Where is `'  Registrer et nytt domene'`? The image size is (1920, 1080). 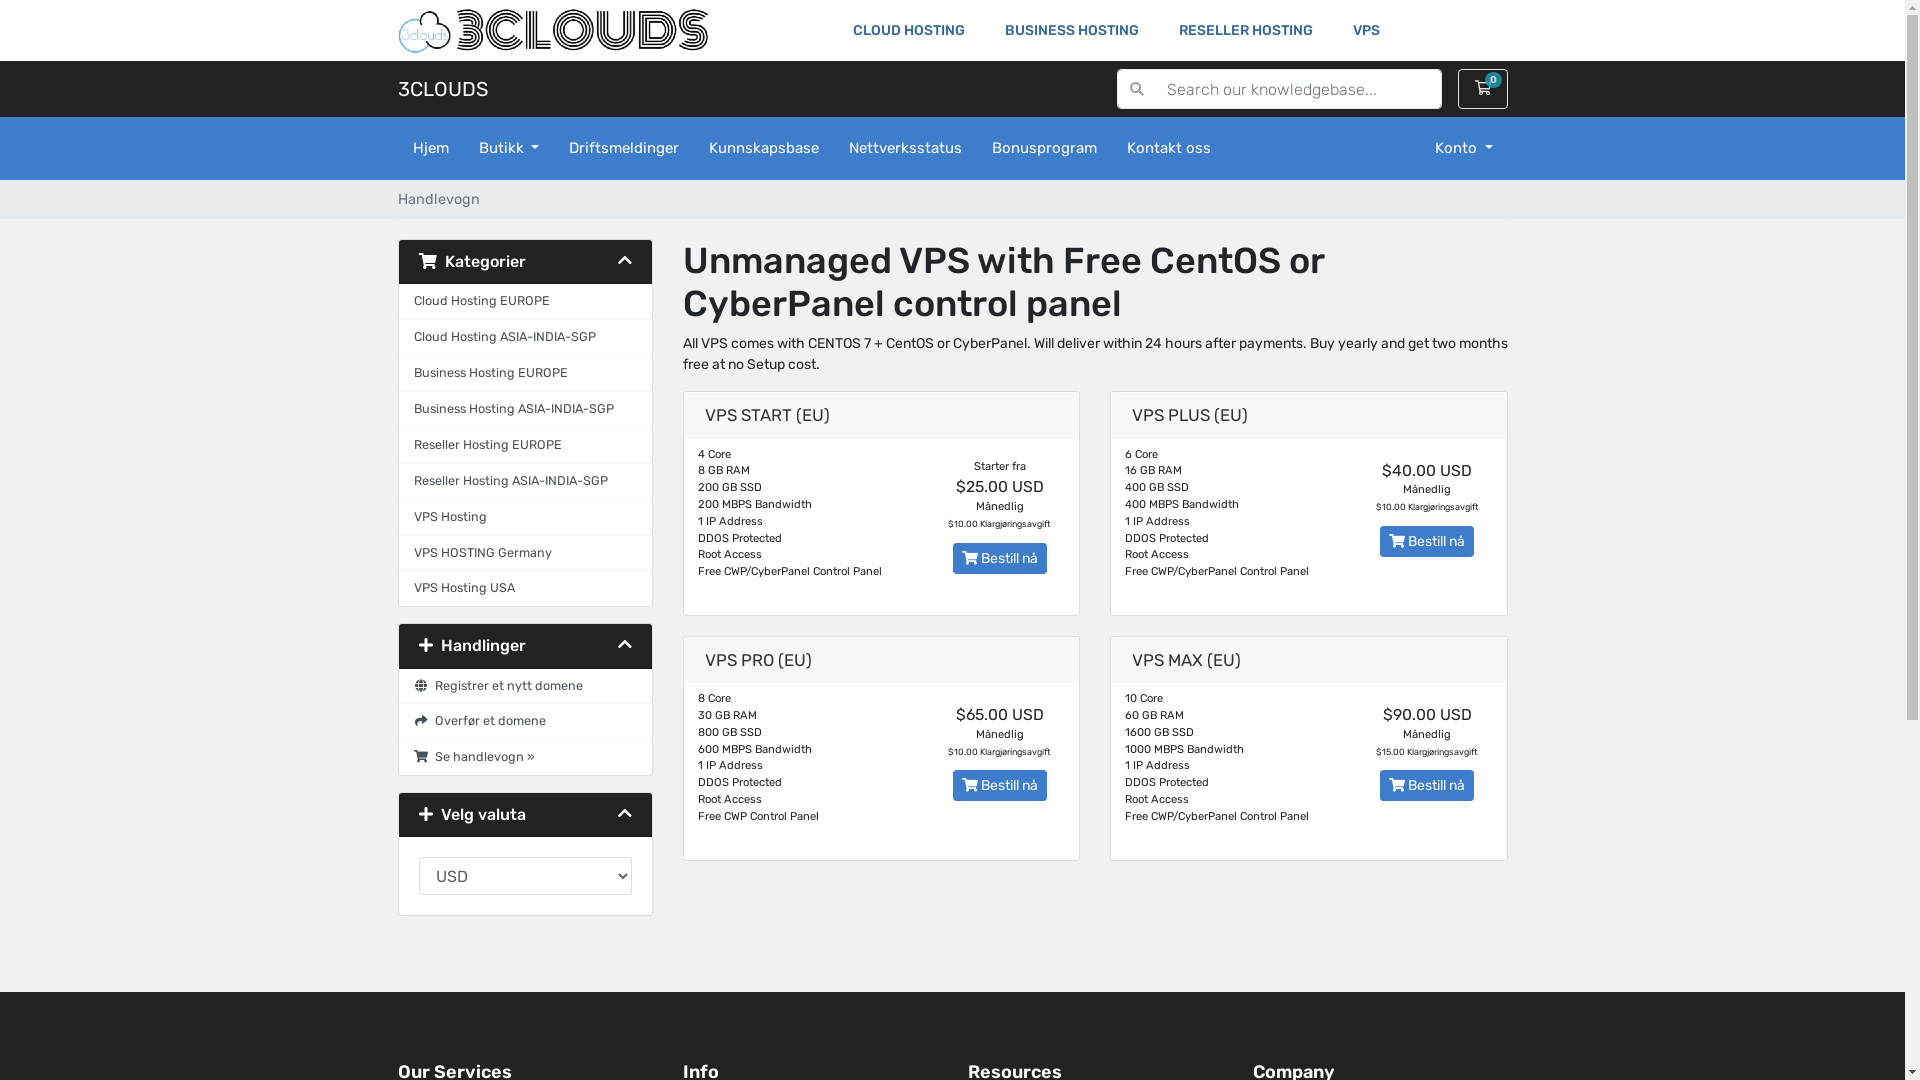 '  Registrer et nytt domene' is located at coordinates (524, 685).